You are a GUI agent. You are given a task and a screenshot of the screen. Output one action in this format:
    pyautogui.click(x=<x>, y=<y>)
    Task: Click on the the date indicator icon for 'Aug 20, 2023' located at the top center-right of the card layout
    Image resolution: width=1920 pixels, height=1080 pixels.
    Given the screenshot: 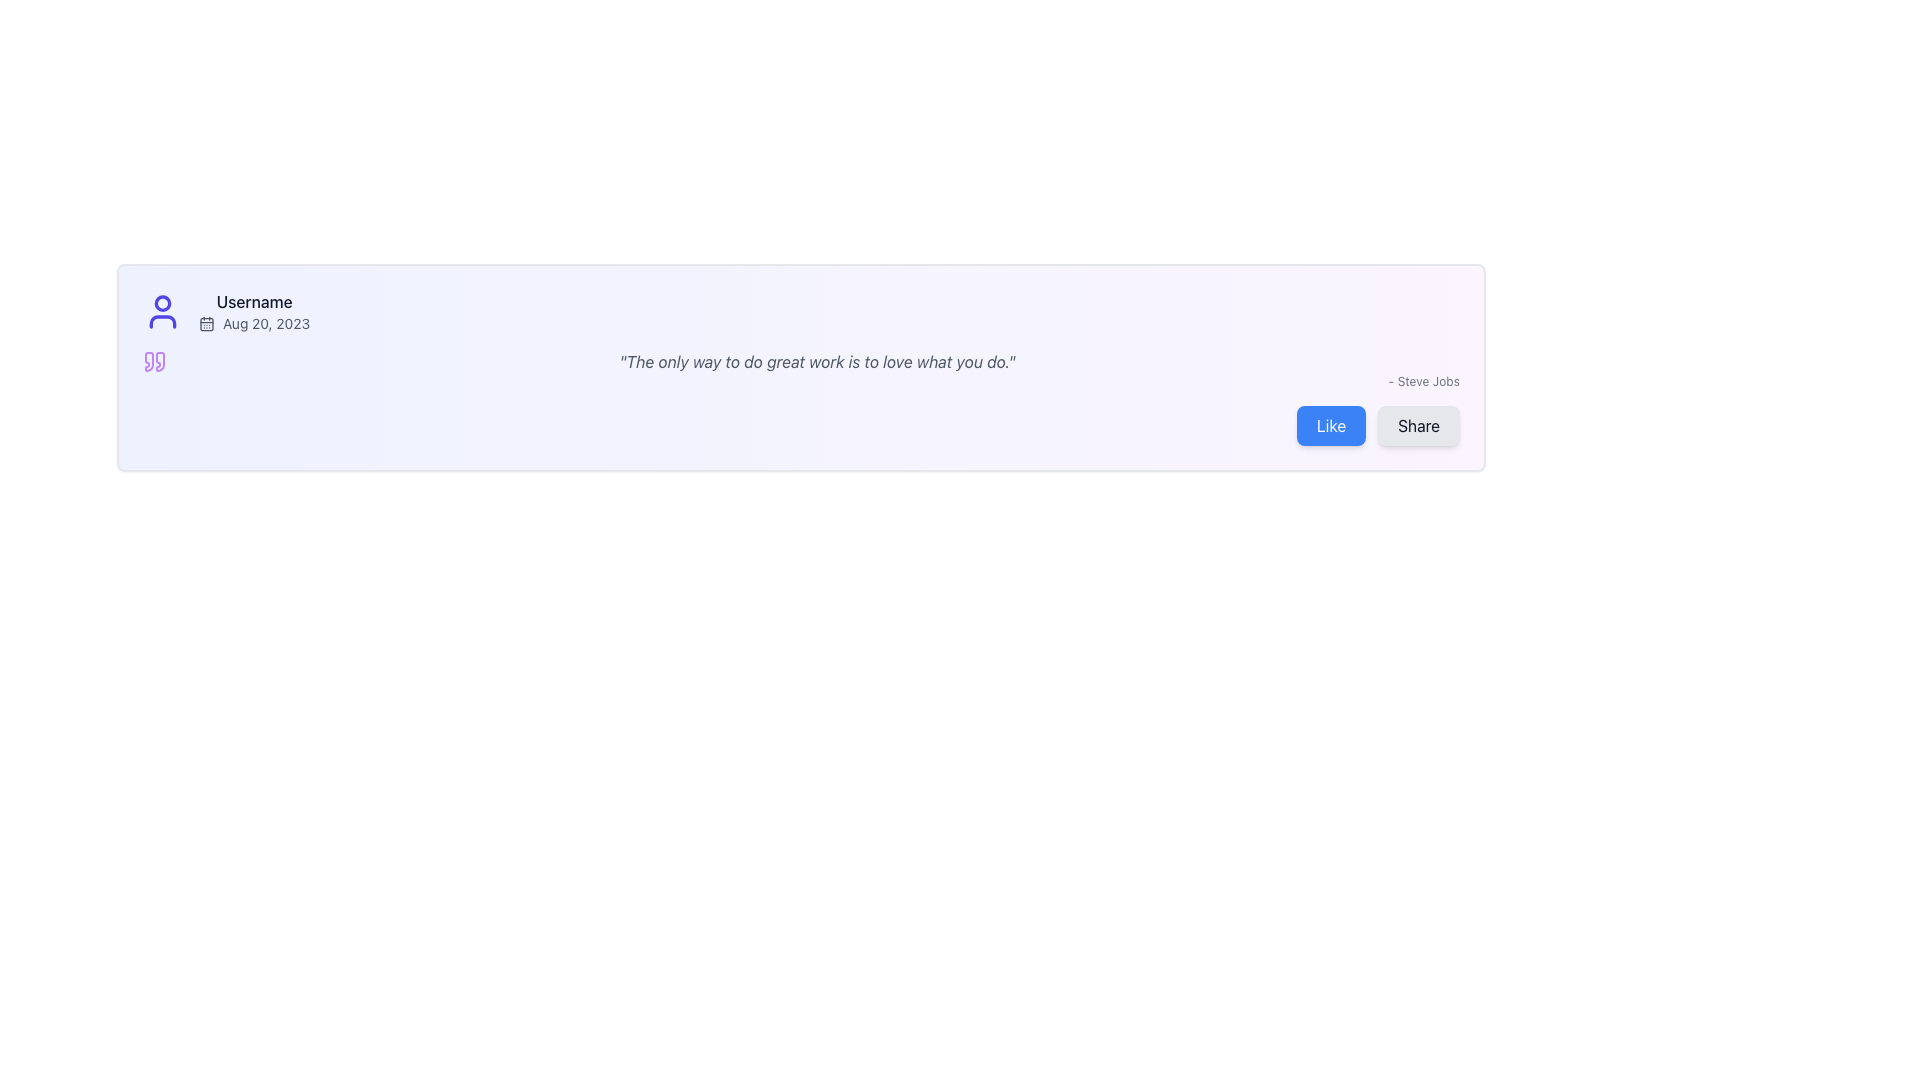 What is the action you would take?
    pyautogui.click(x=206, y=323)
    